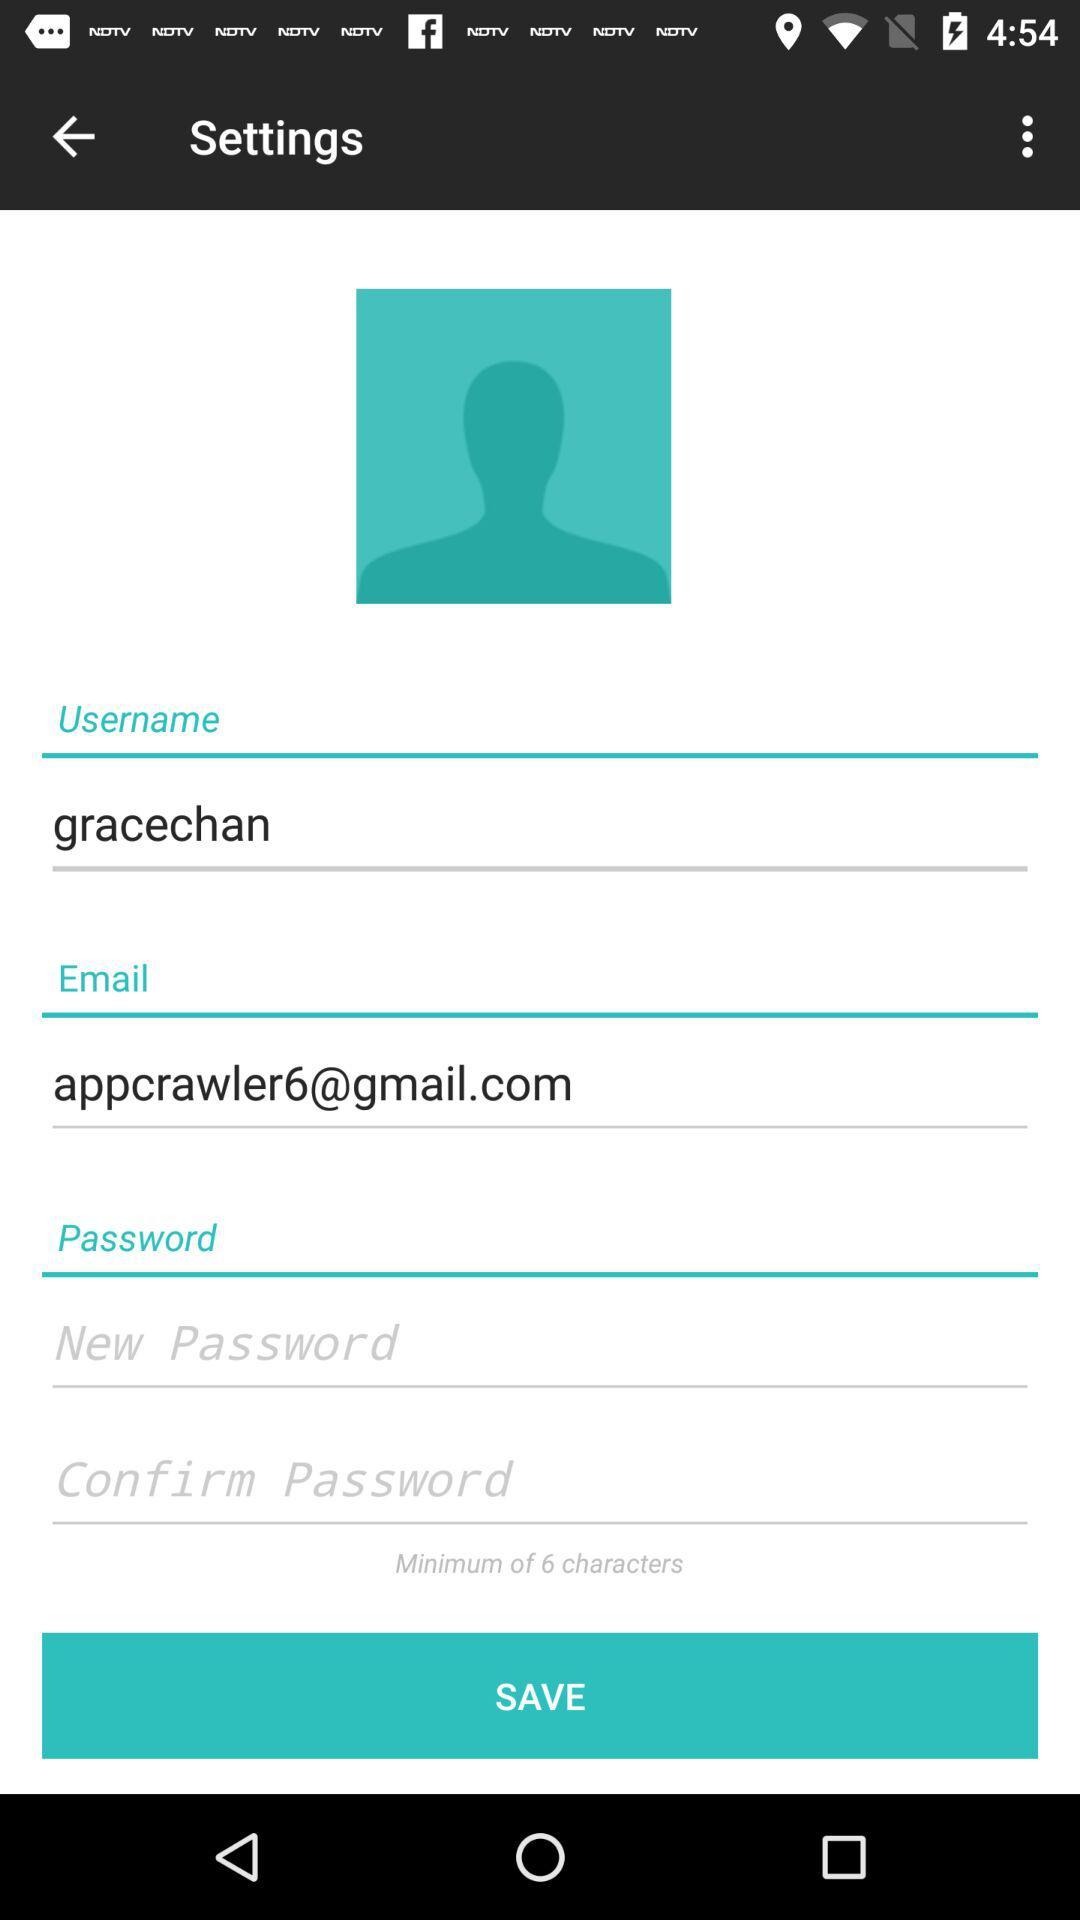 This screenshot has width=1080, height=1920. Describe the element at coordinates (1035, 136) in the screenshot. I see `menu` at that location.